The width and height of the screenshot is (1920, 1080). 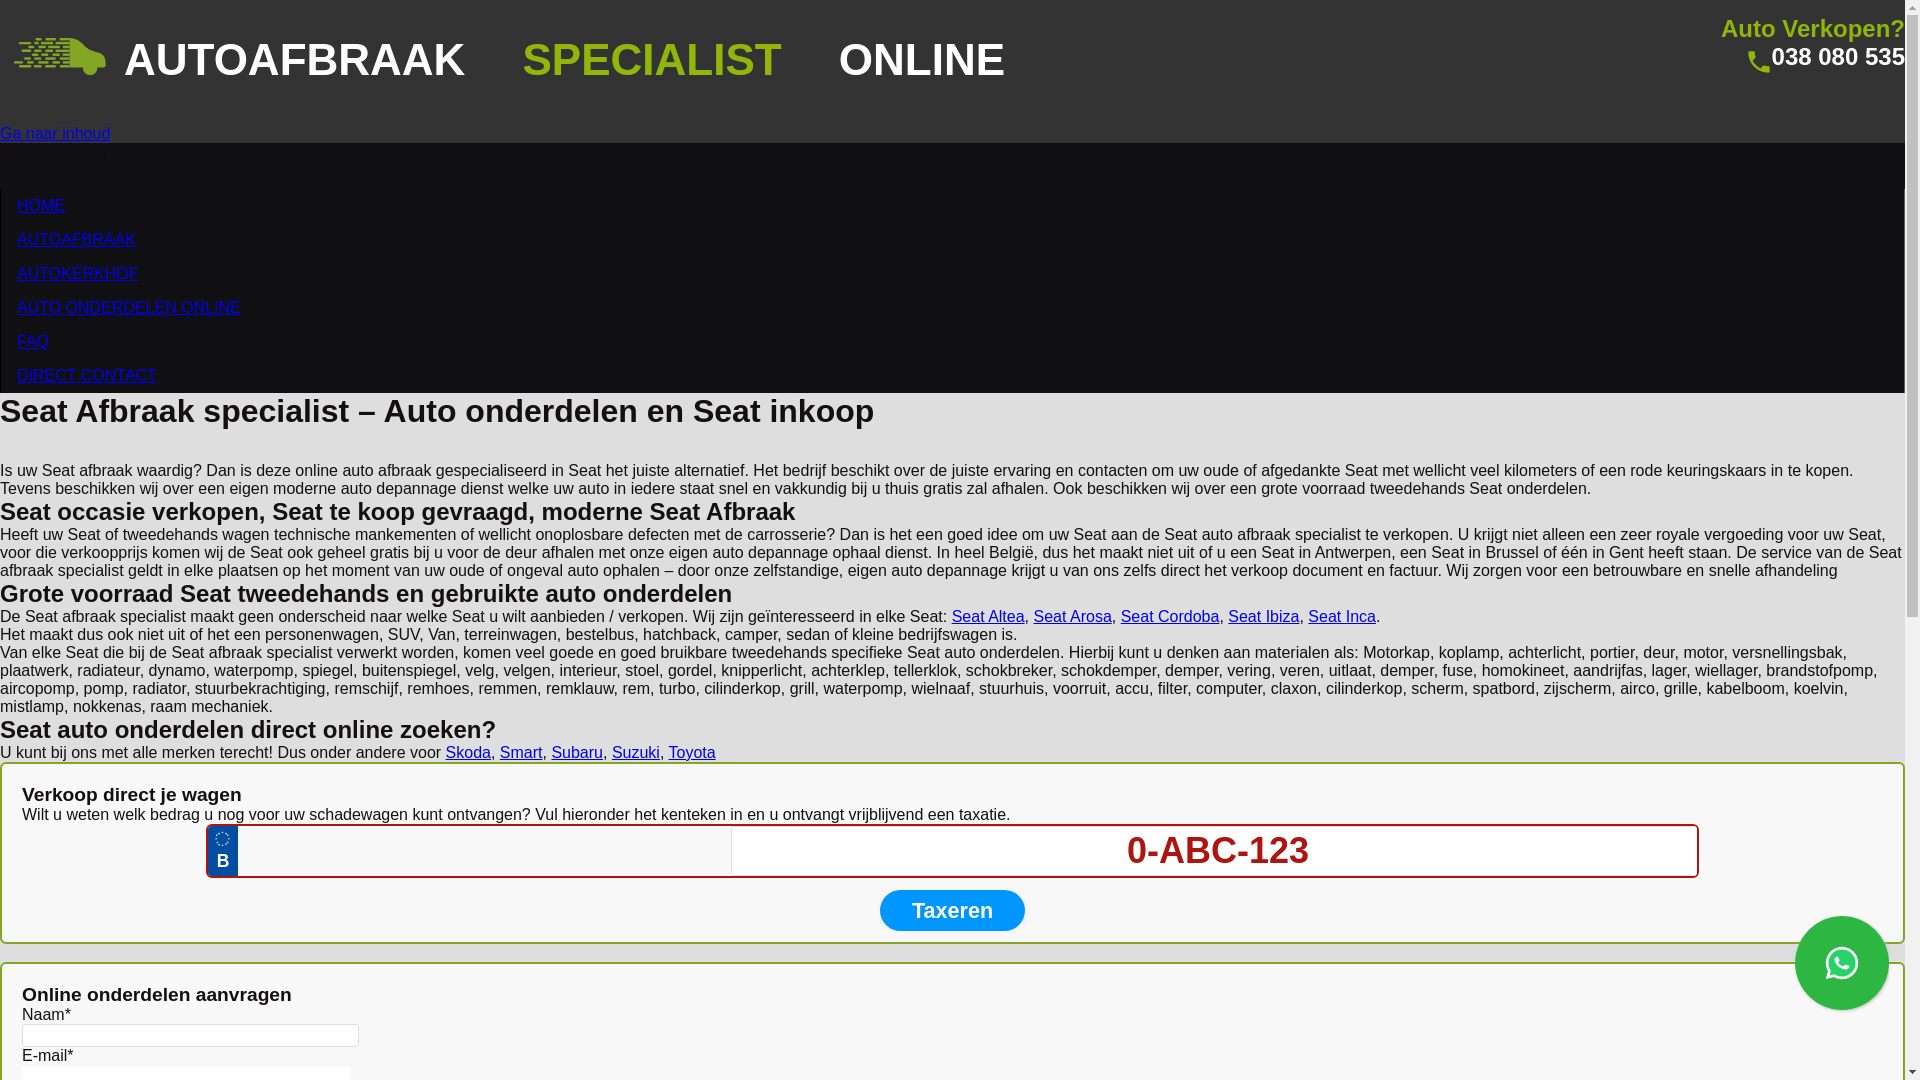 What do you see at coordinates (1217, 851) in the screenshot?
I see `'0-ABC-123'` at bounding box center [1217, 851].